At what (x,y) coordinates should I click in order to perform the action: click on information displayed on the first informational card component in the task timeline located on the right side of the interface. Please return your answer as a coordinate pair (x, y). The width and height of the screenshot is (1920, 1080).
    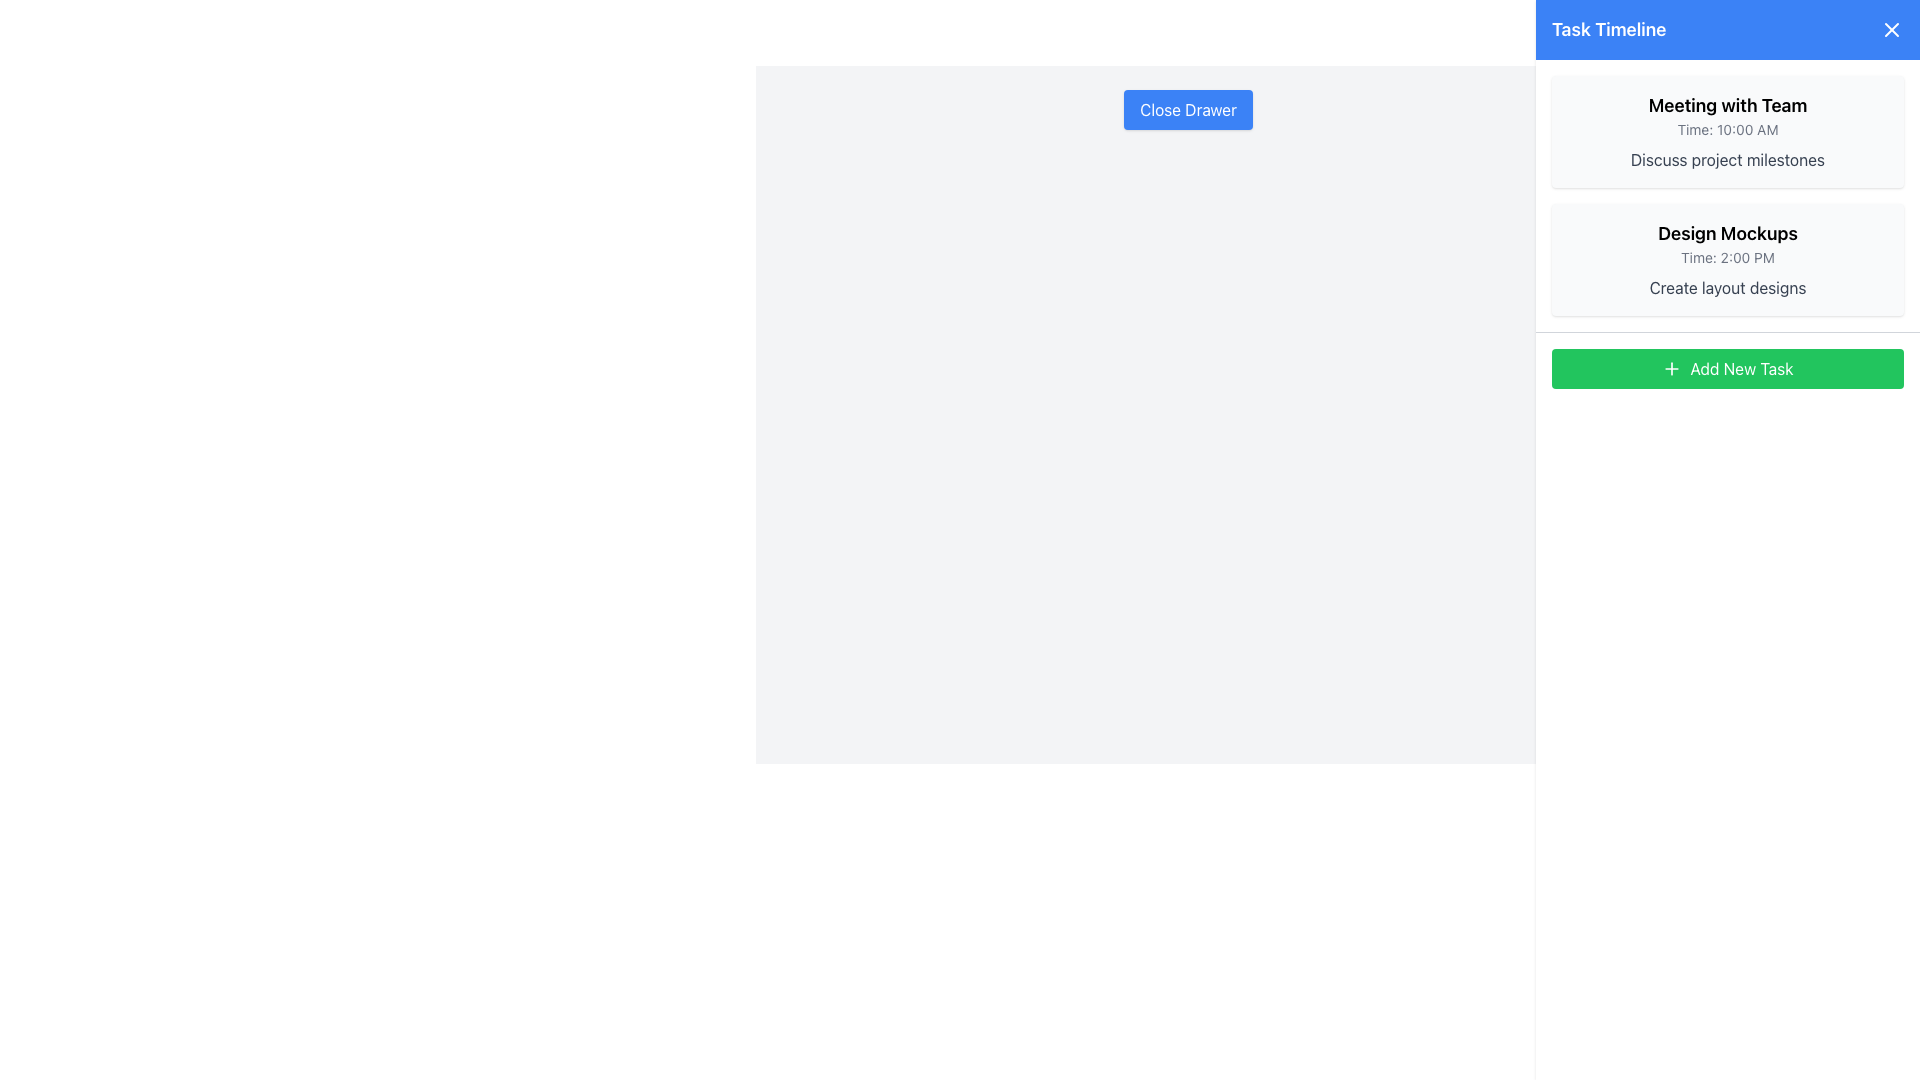
    Looking at the image, I should click on (1727, 131).